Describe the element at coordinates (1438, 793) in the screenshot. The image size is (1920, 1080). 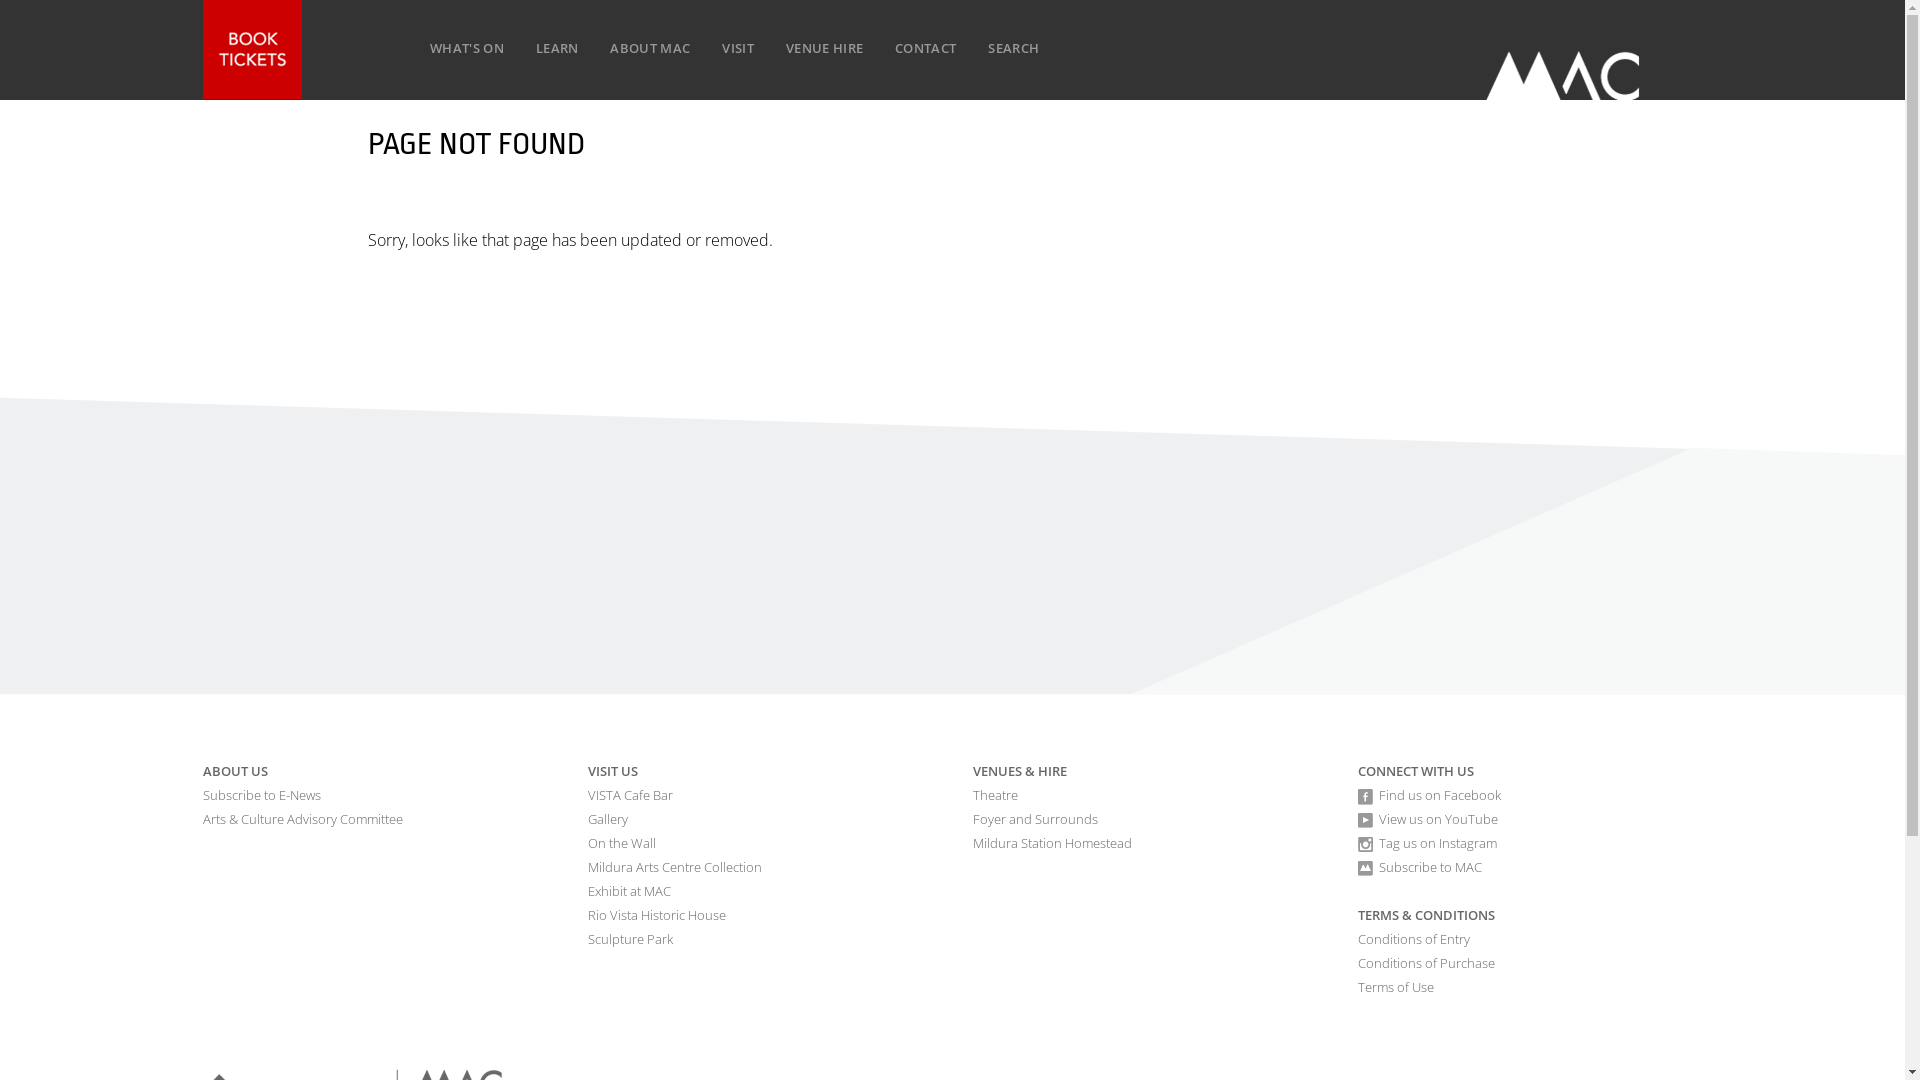
I see `'Find us on Facebook'` at that location.